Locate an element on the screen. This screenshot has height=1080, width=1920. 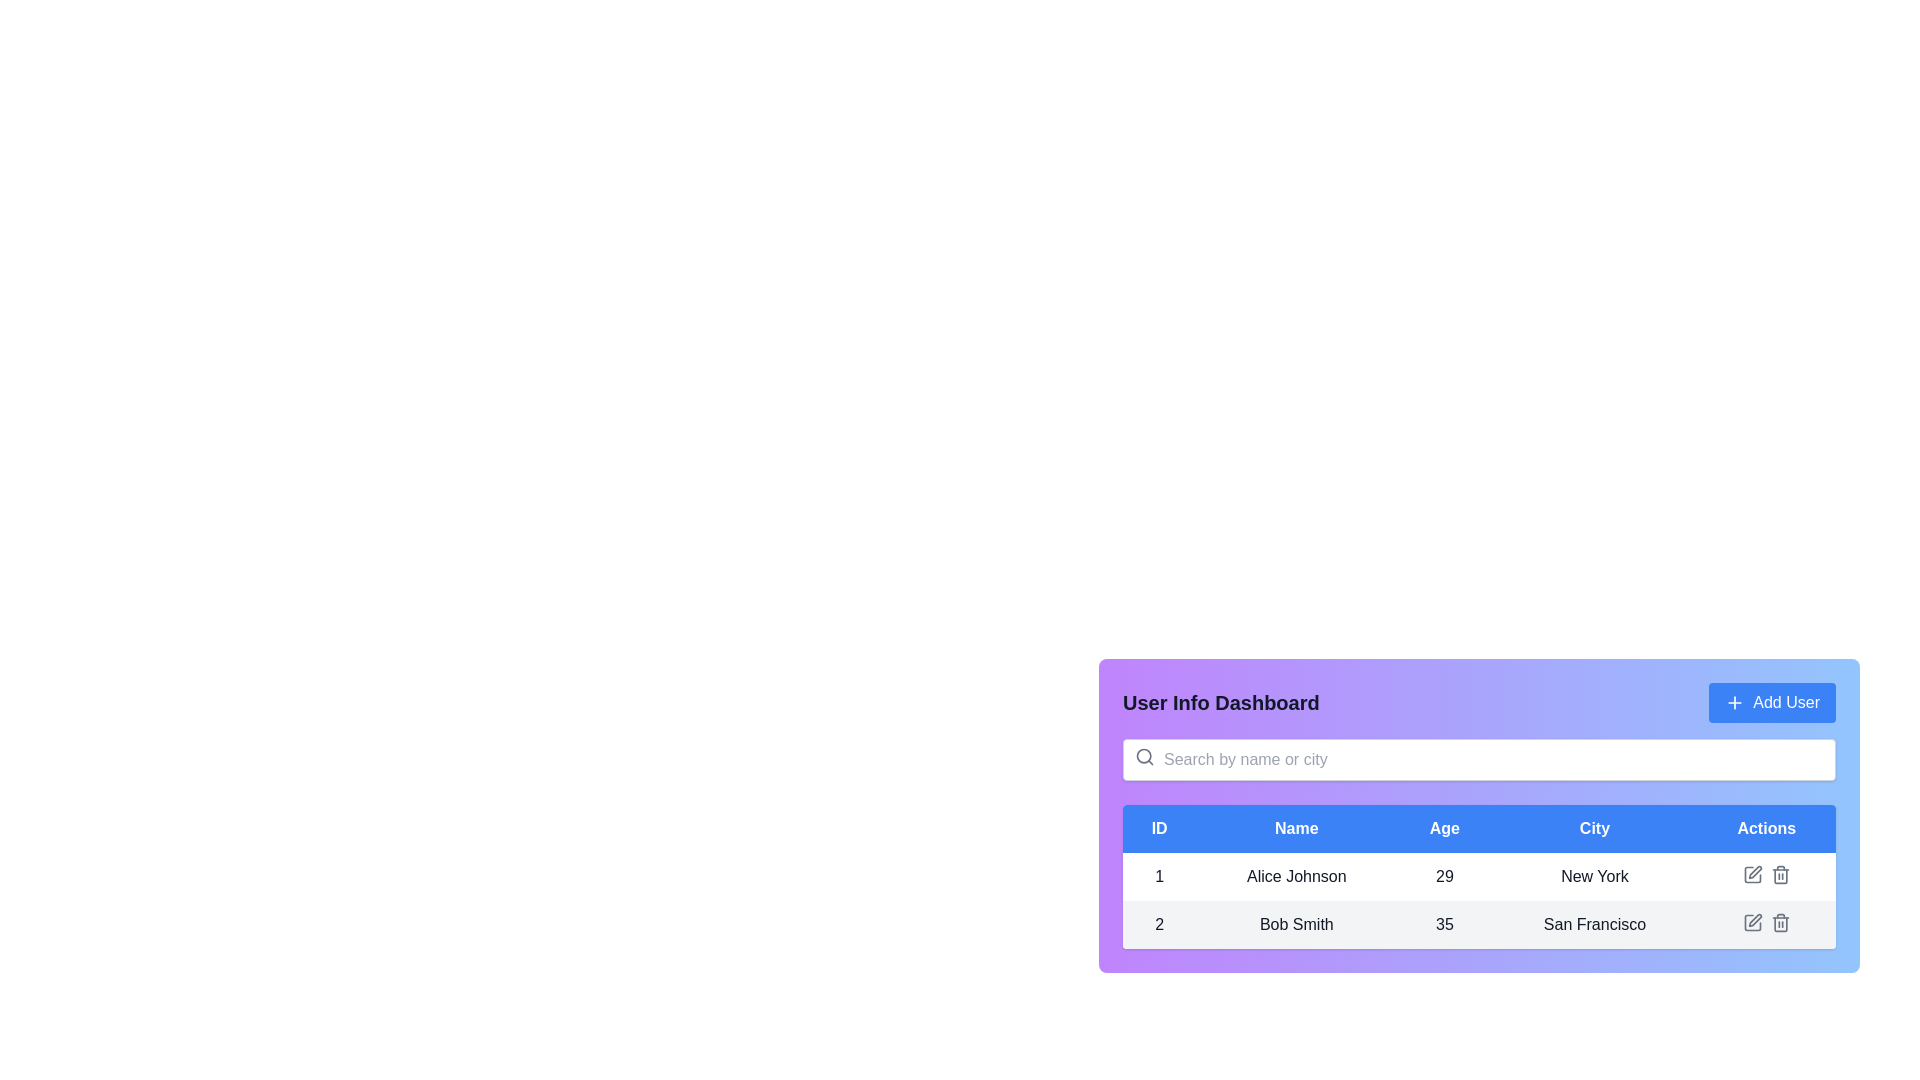
the edit icon (pencil) in the actions cell of the row for user 'Bob Smith' is located at coordinates (1766, 922).